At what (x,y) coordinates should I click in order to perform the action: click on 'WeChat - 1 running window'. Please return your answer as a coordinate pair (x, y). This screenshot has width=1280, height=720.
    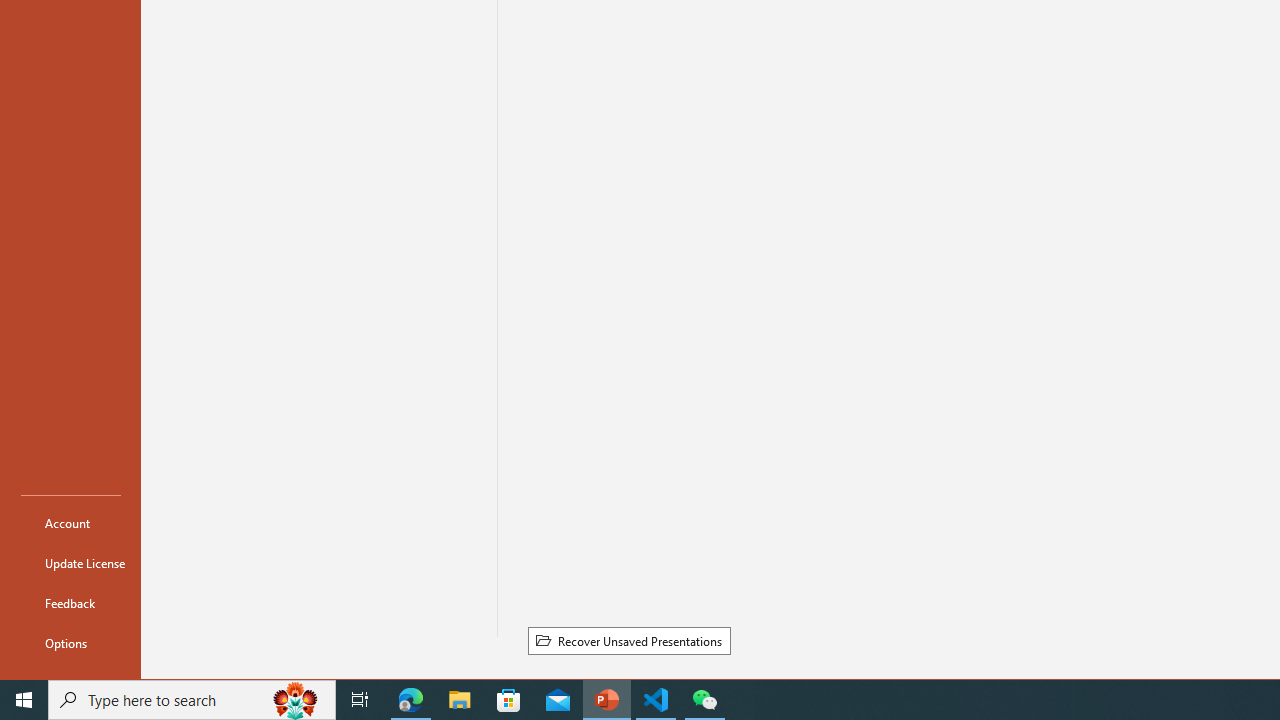
    Looking at the image, I should click on (705, 698).